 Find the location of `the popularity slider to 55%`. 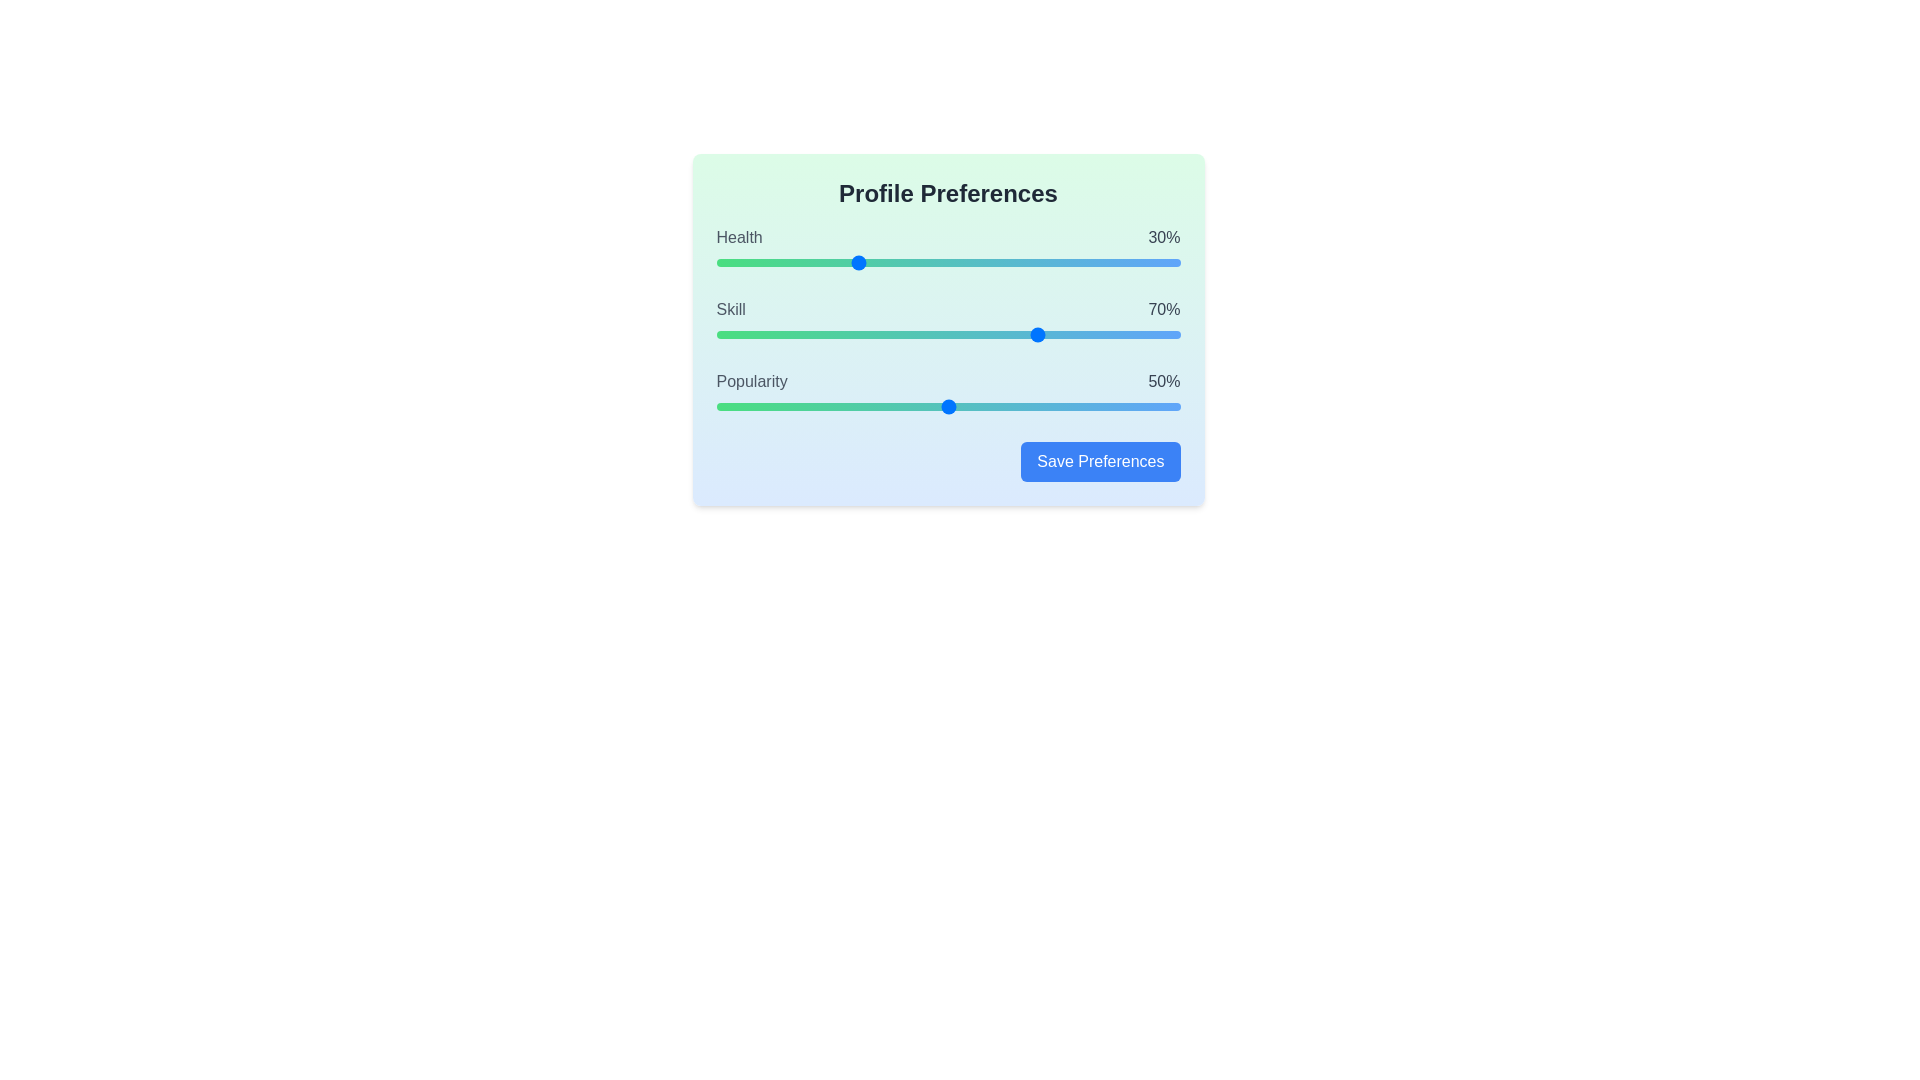

the popularity slider to 55% is located at coordinates (971, 406).